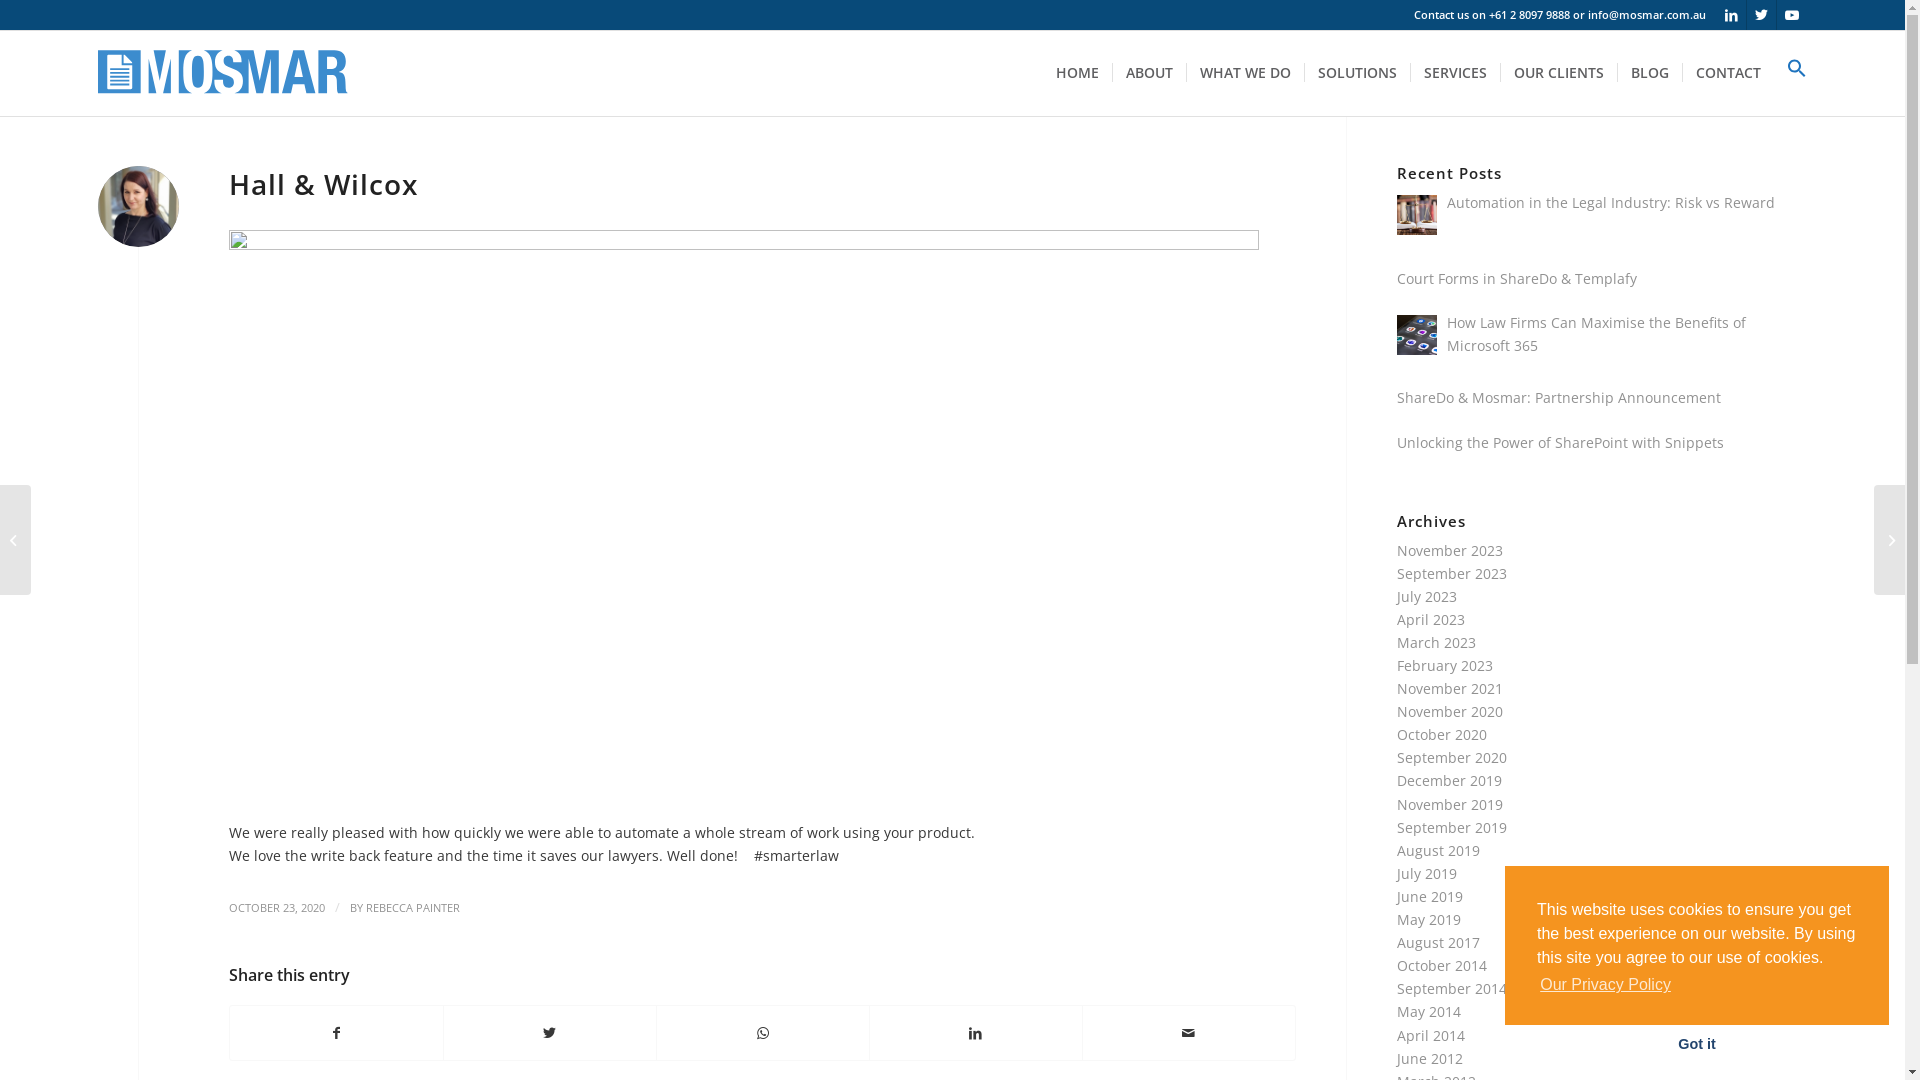 The width and height of the screenshot is (1920, 1080). What do you see at coordinates (1557, 72) in the screenshot?
I see `'OUR CLIENTS'` at bounding box center [1557, 72].